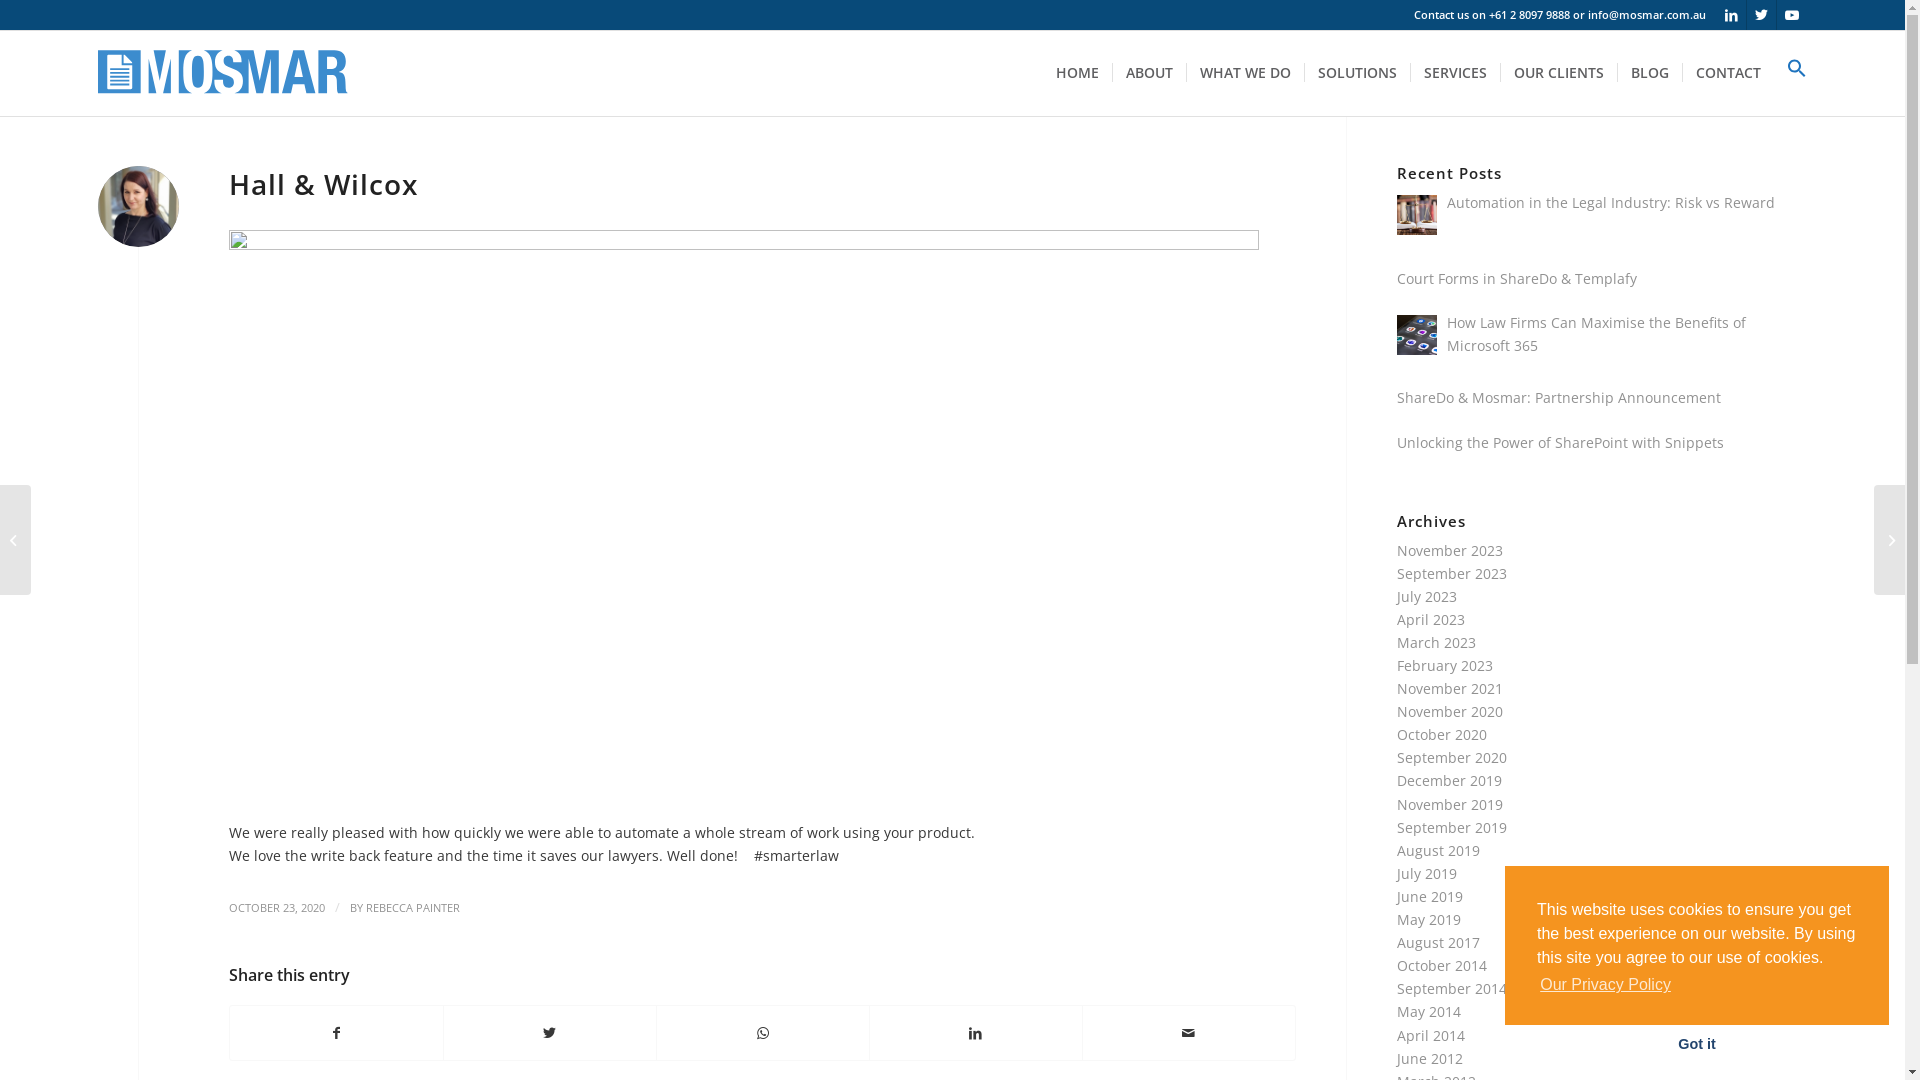 The width and height of the screenshot is (1920, 1080). What do you see at coordinates (1557, 72) in the screenshot?
I see `'OUR CLIENTS'` at bounding box center [1557, 72].